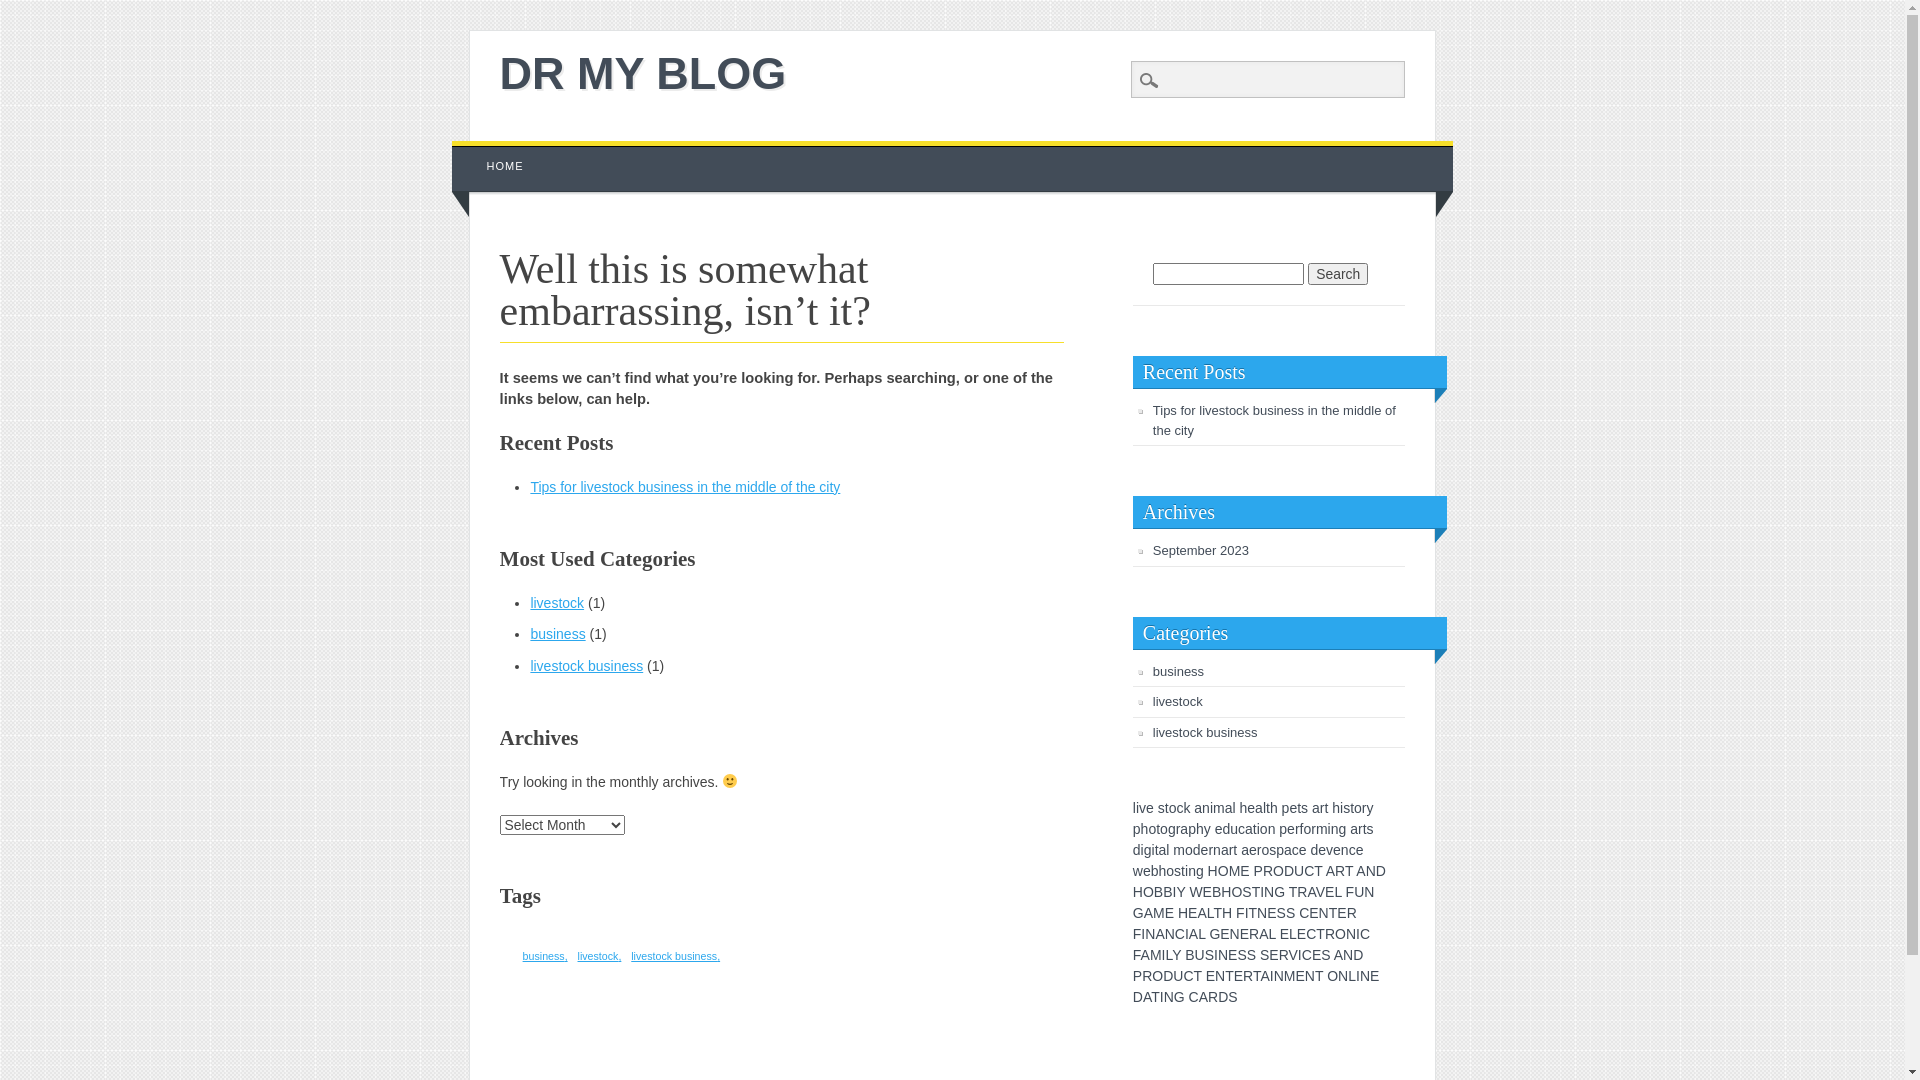 The width and height of the screenshot is (1920, 1080). What do you see at coordinates (1271, 829) in the screenshot?
I see `'n'` at bounding box center [1271, 829].